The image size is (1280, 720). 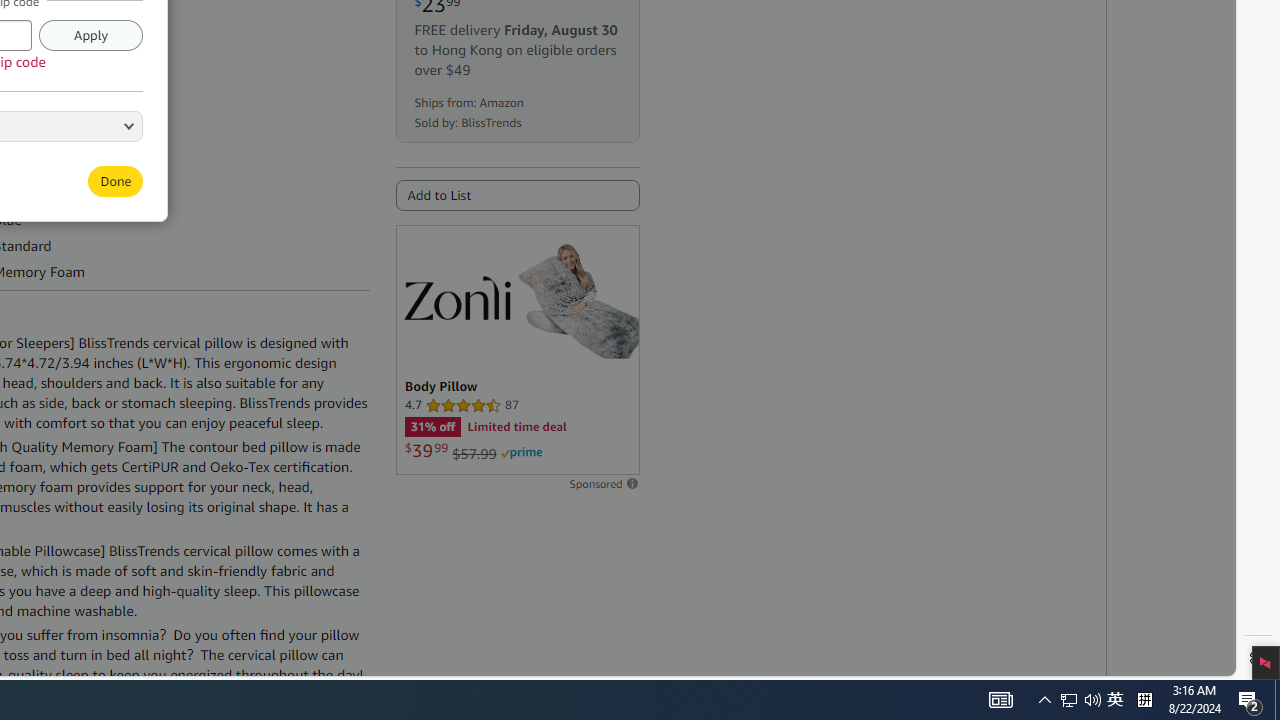 What do you see at coordinates (51, 124) in the screenshot?
I see `'King'` at bounding box center [51, 124].